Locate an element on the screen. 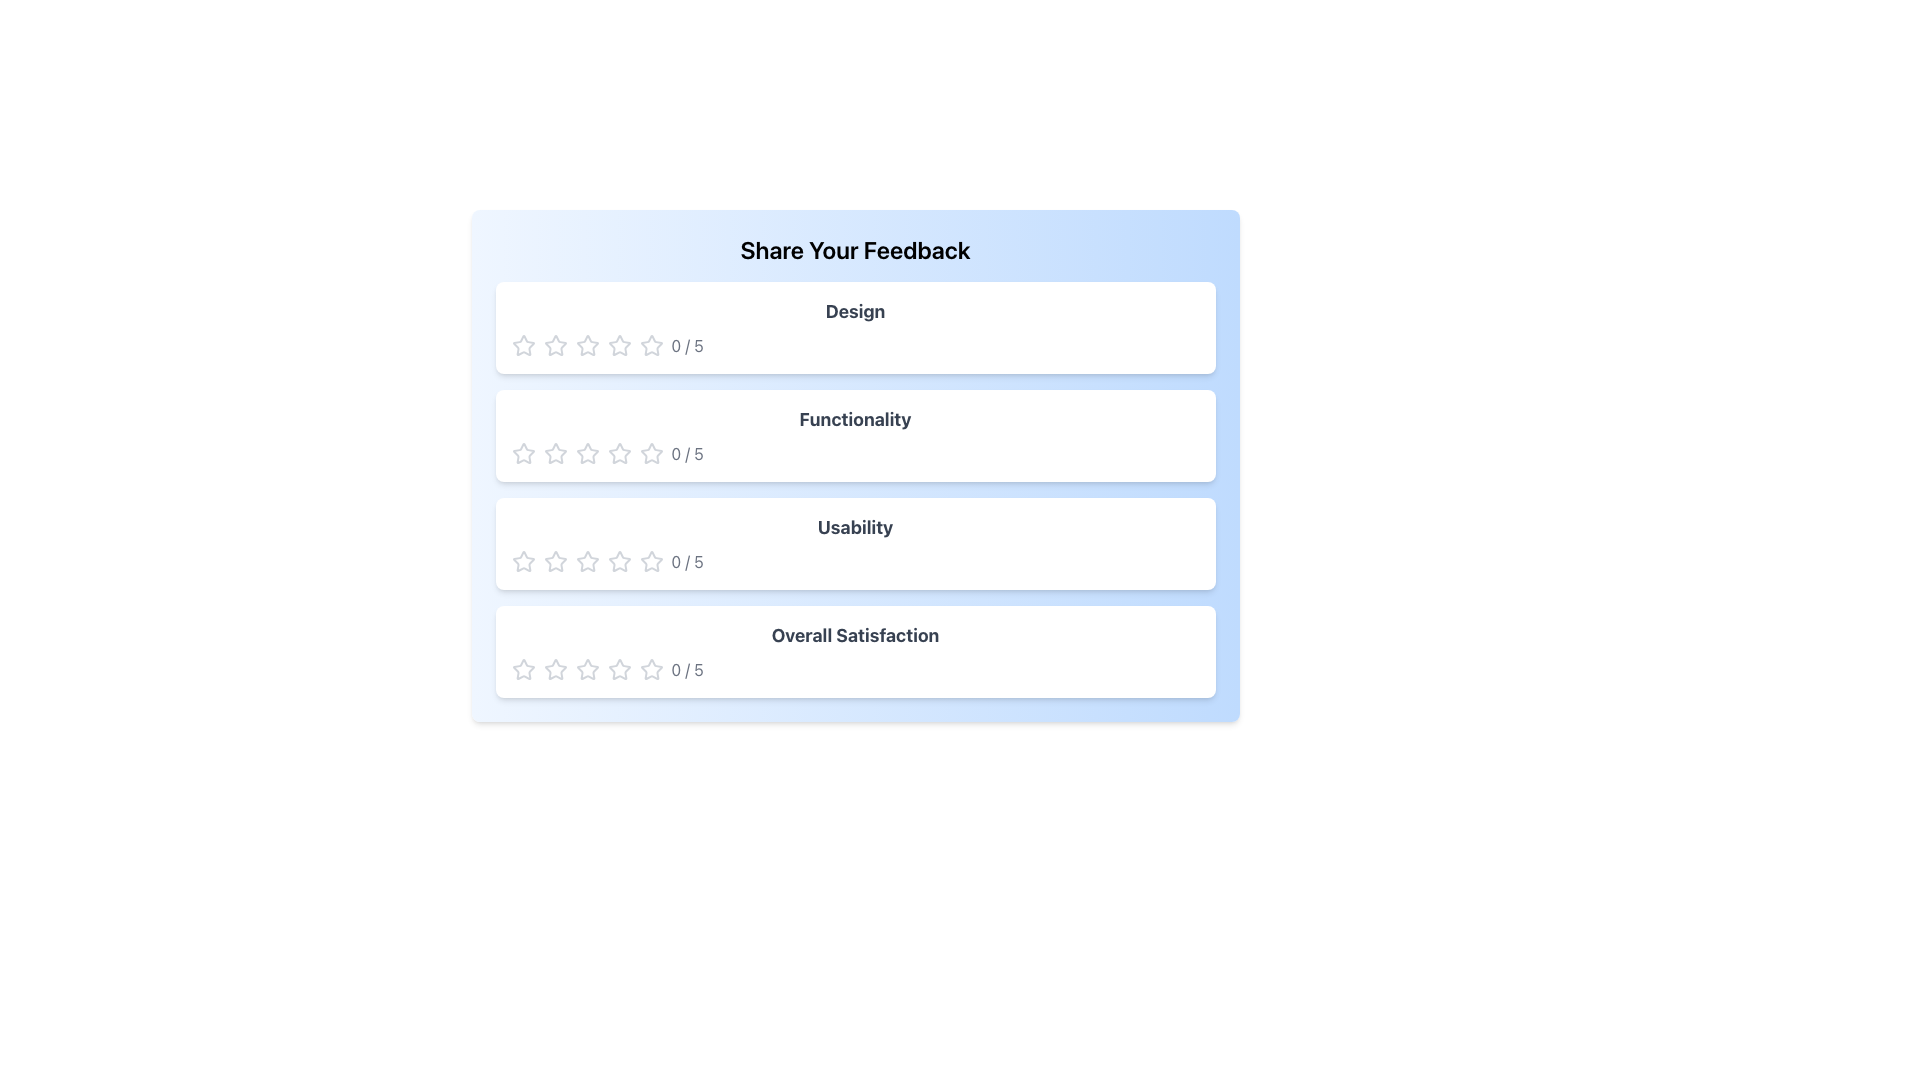  the text label displaying the fraction '0 / 5' in gray color, indicating a numerical rating or score, located in the feedback system under the 'Design' section is located at coordinates (687, 345).